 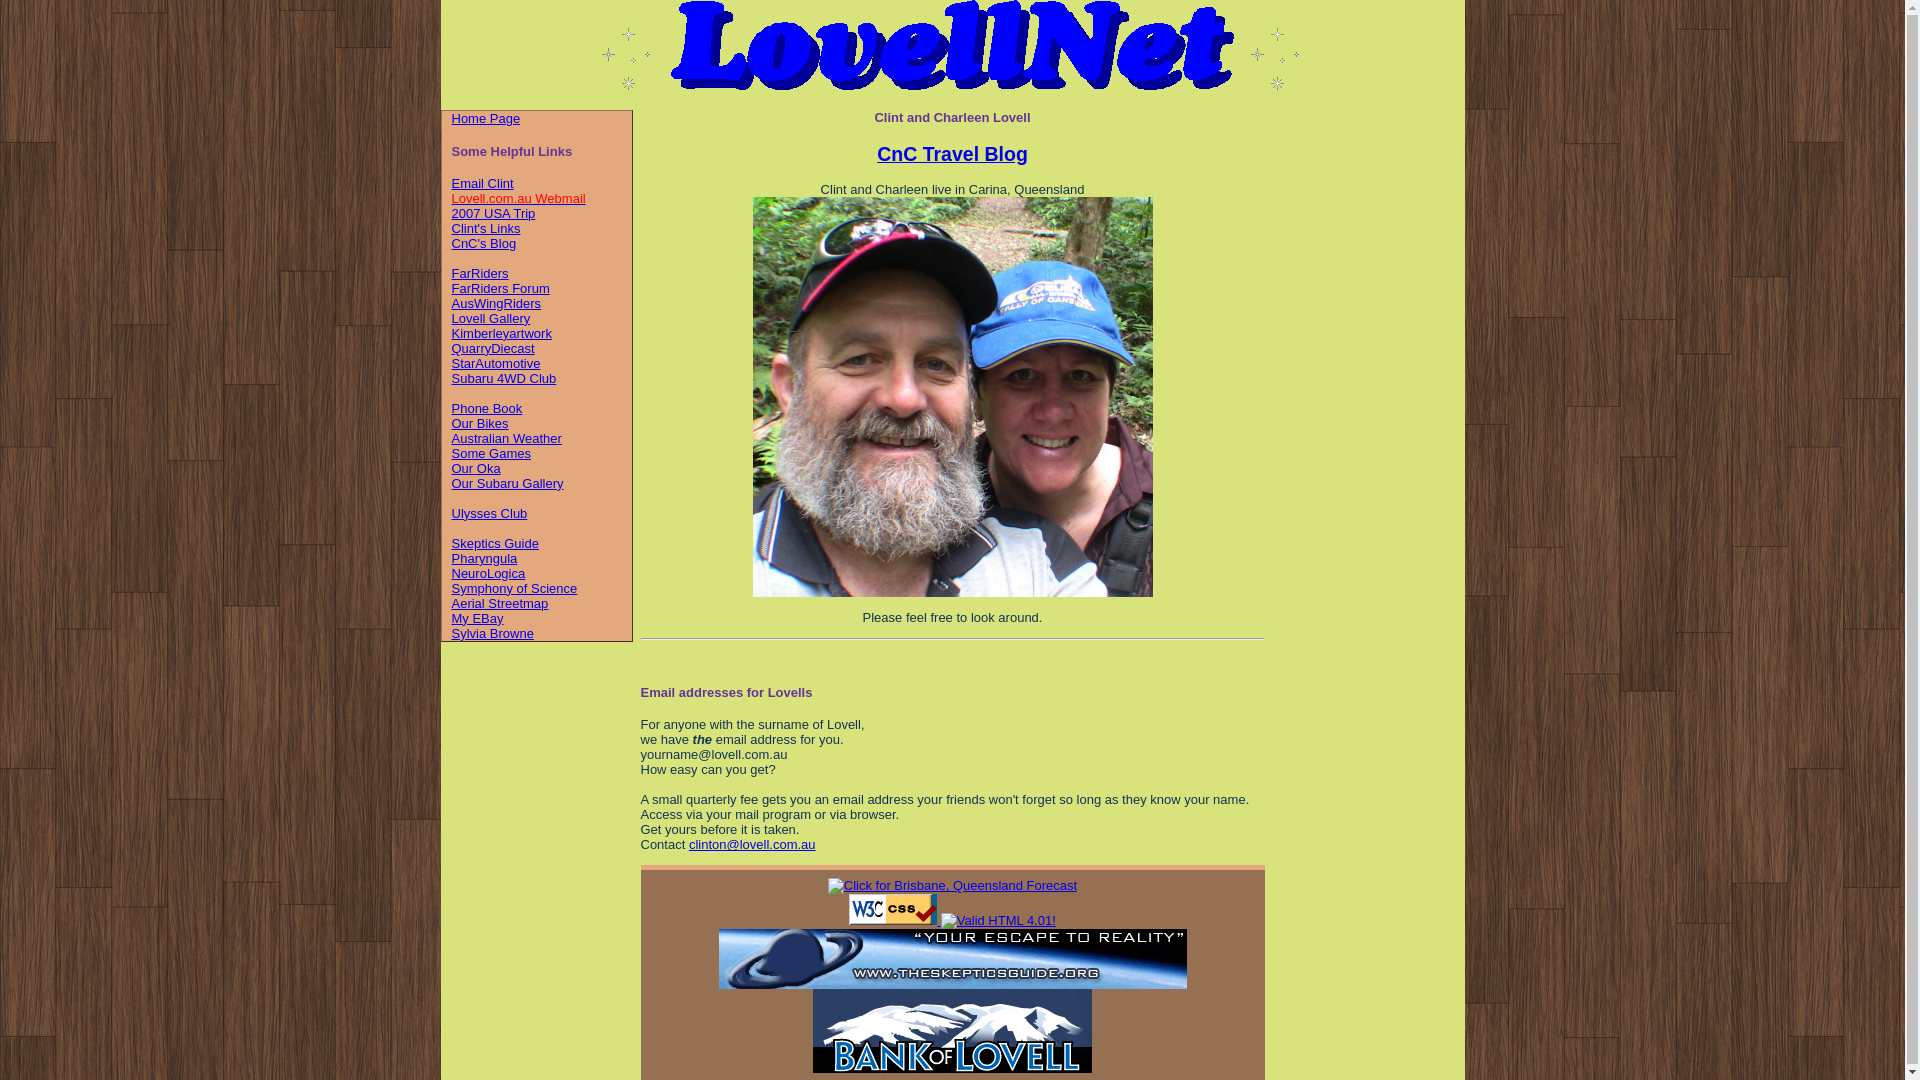 I want to click on 'NeuroLogica', so click(x=450, y=573).